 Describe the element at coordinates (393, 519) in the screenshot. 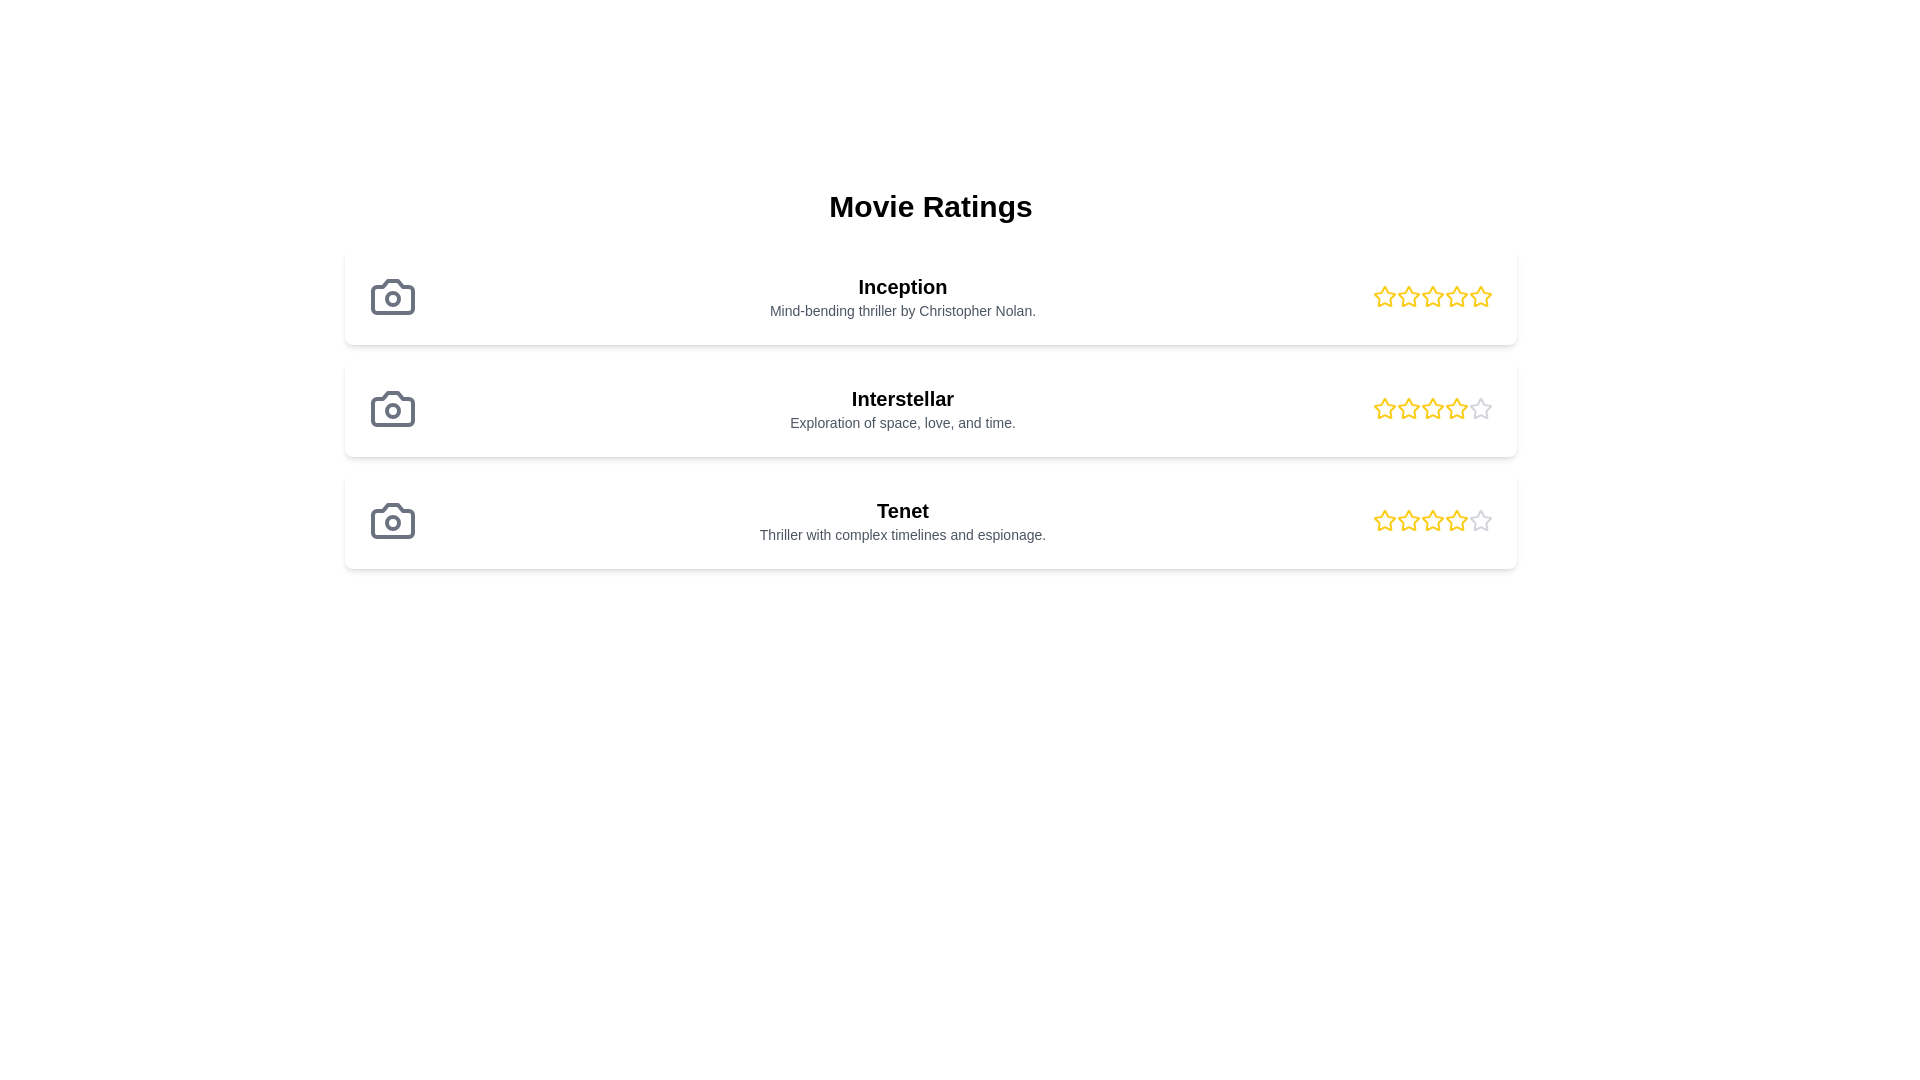

I see `the decorative media icon located at the top-left of the third row, which serves as a visual cue for media-related content` at that location.